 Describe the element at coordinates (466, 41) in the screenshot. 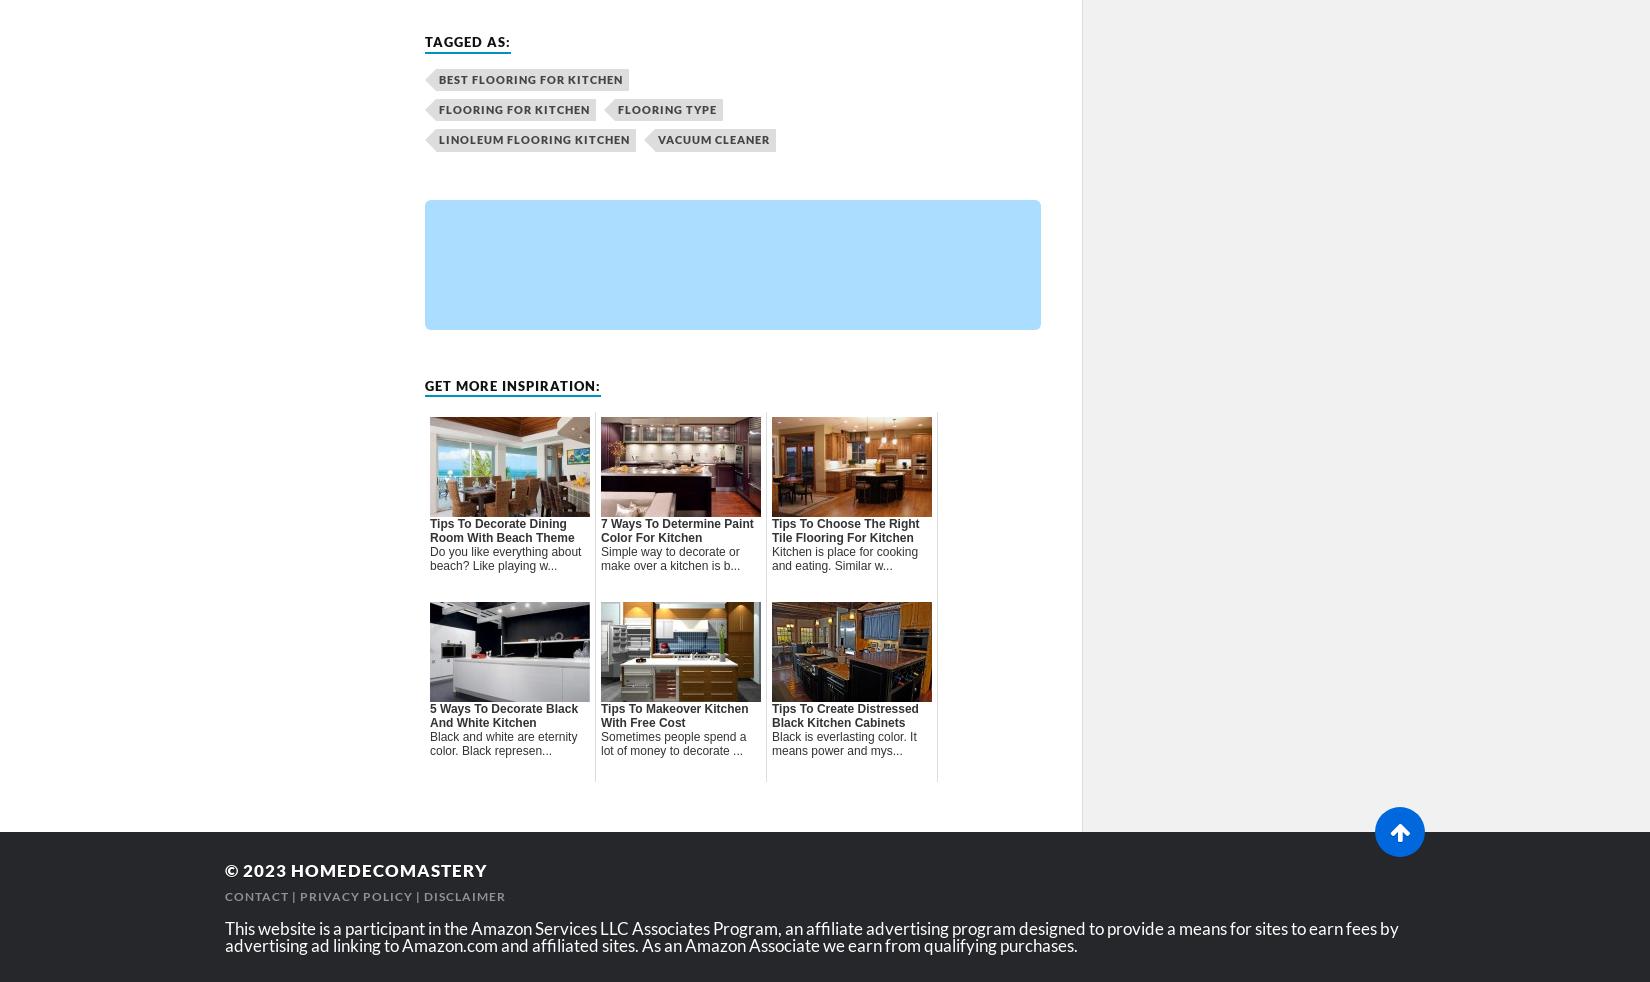

I see `'Tagged as:'` at that location.